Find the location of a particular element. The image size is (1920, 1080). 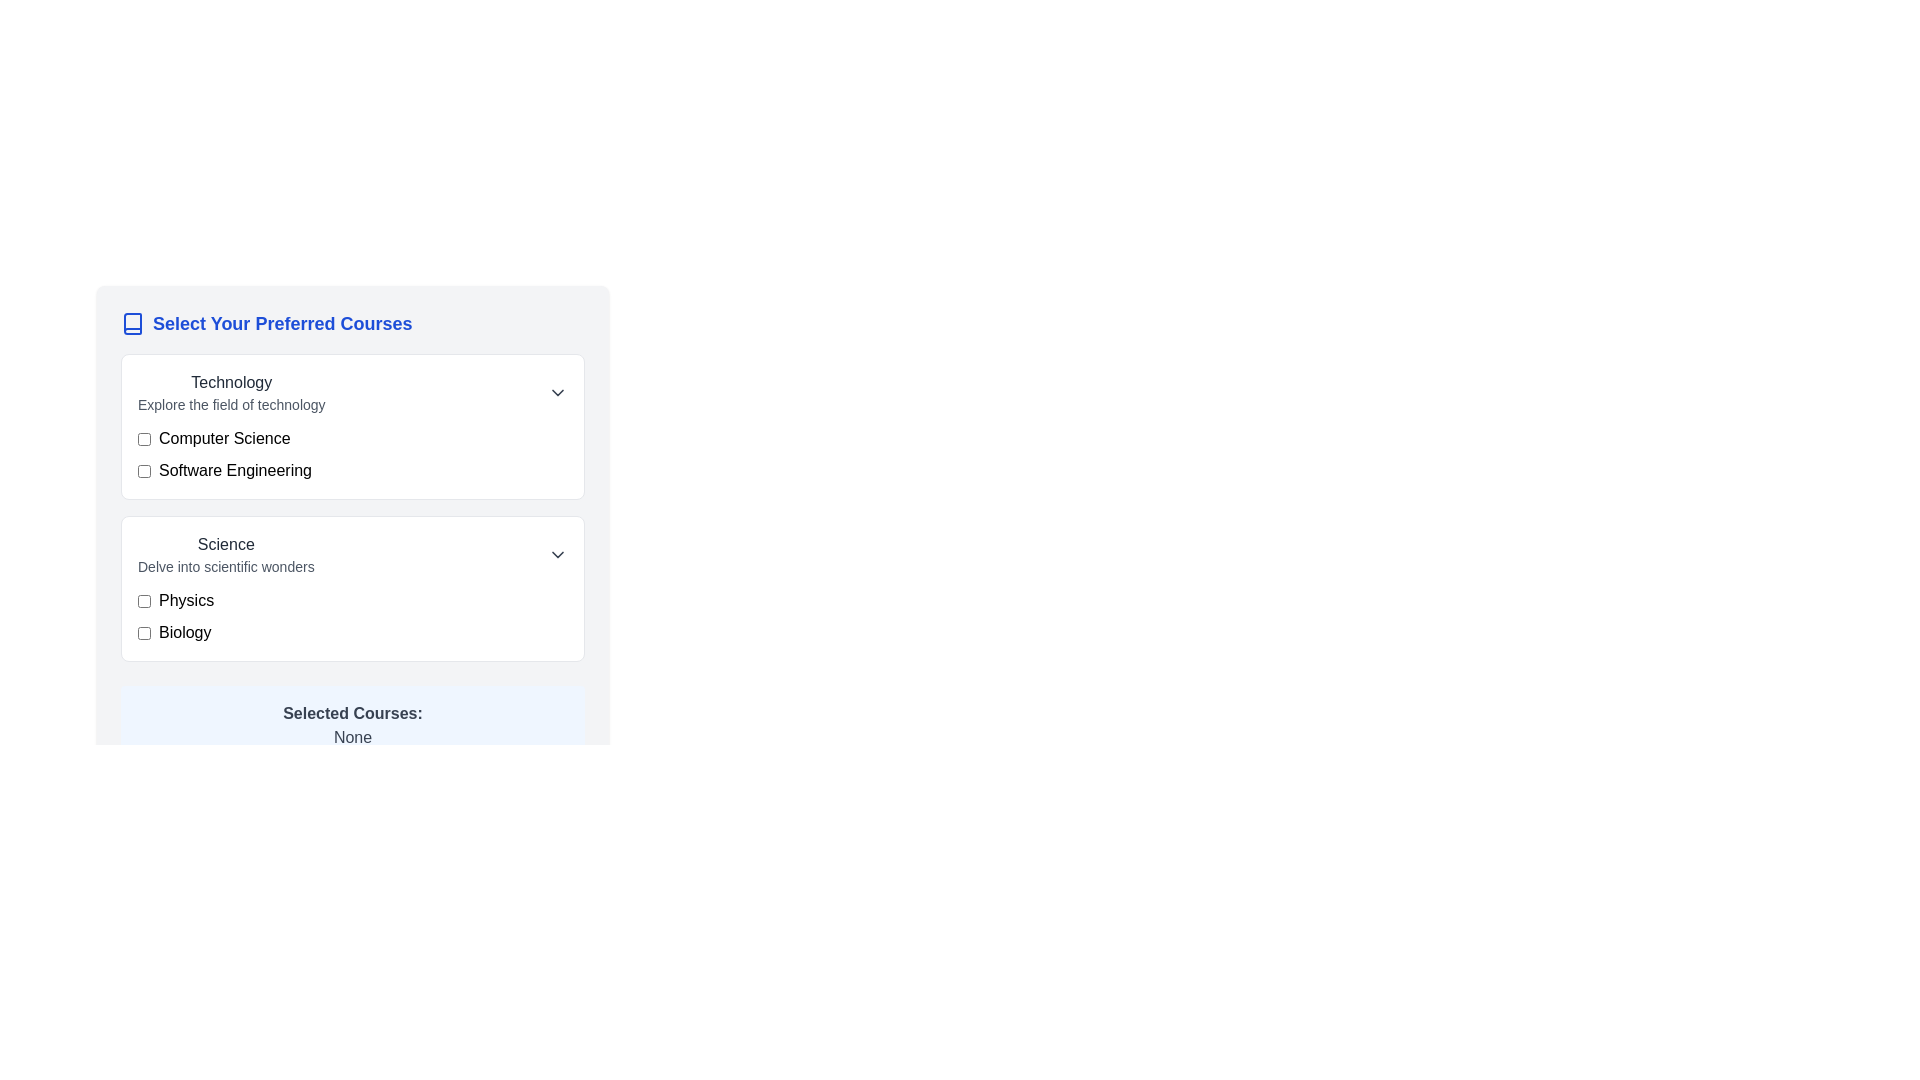

the checkbox labeled 'Physics' is located at coordinates (353, 600).